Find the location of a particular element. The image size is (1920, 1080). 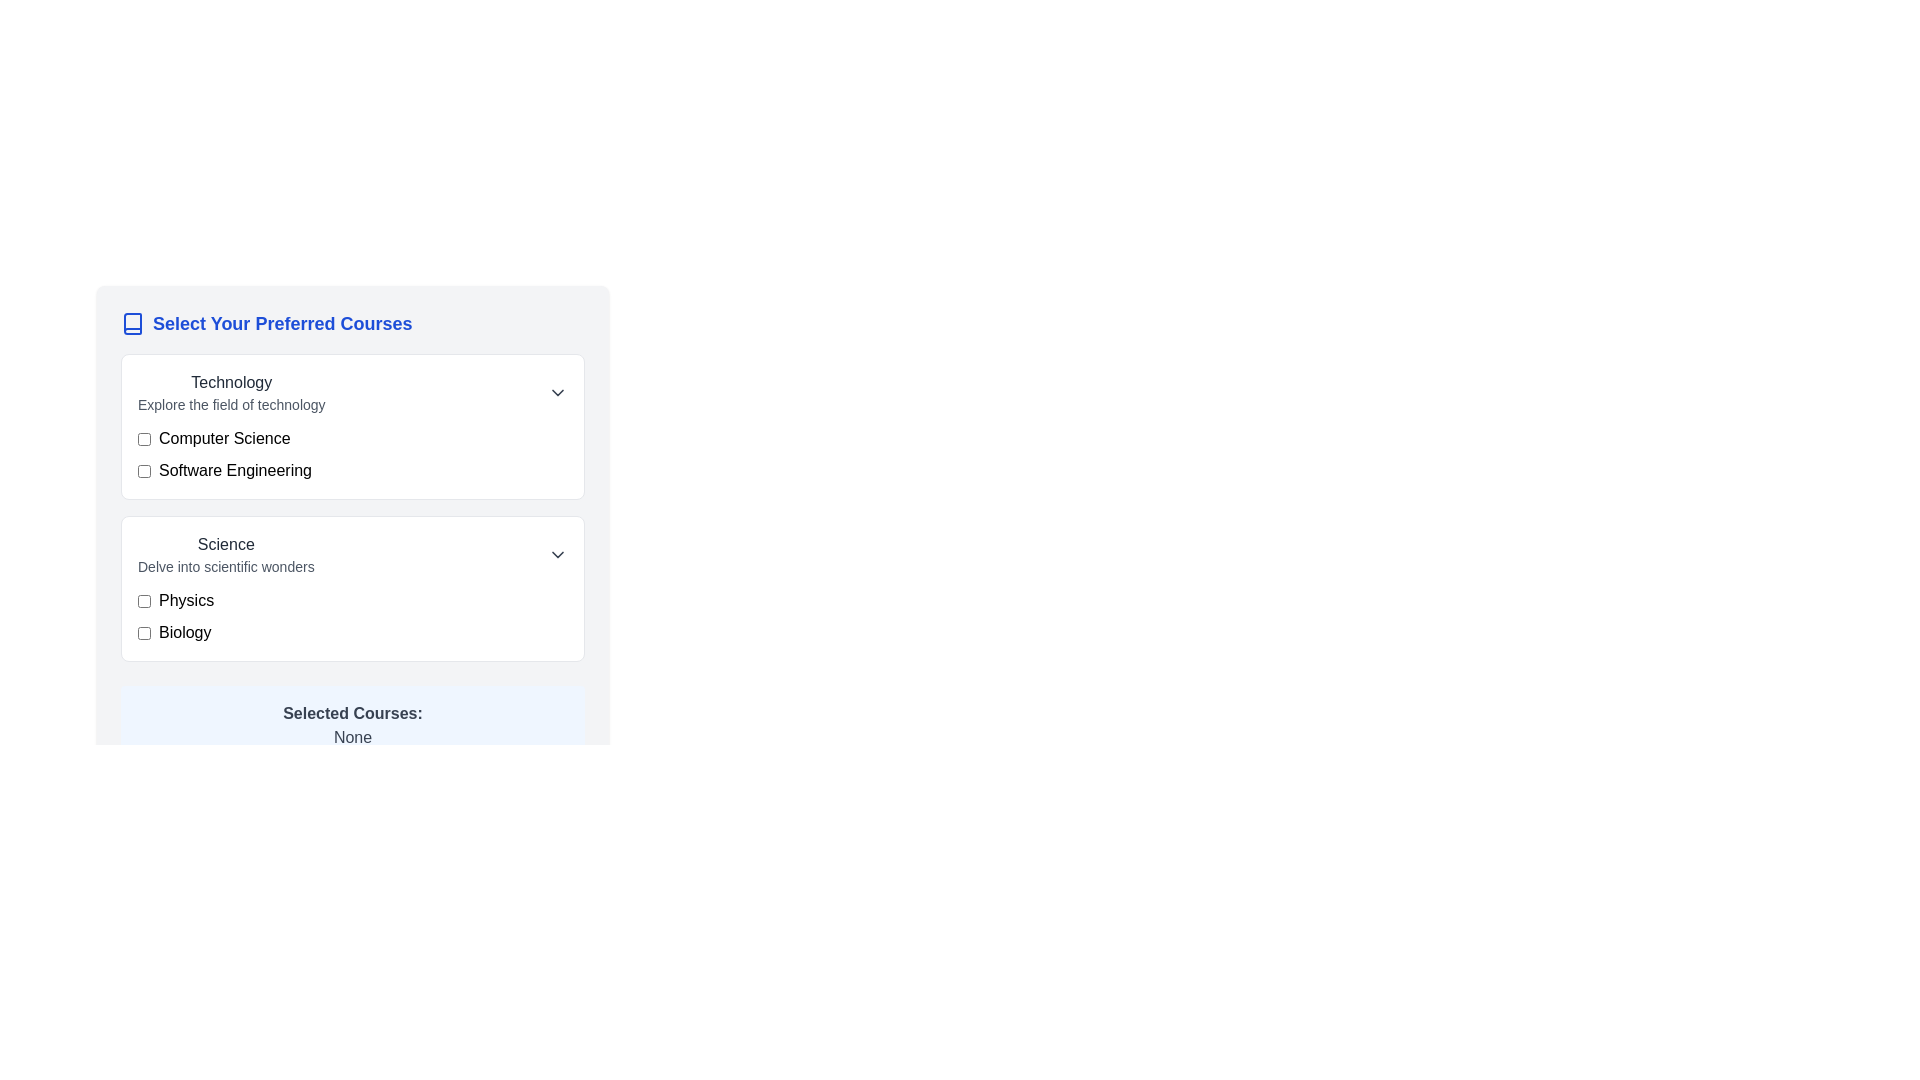

the checkbox labeled 'Physics' is located at coordinates (353, 600).